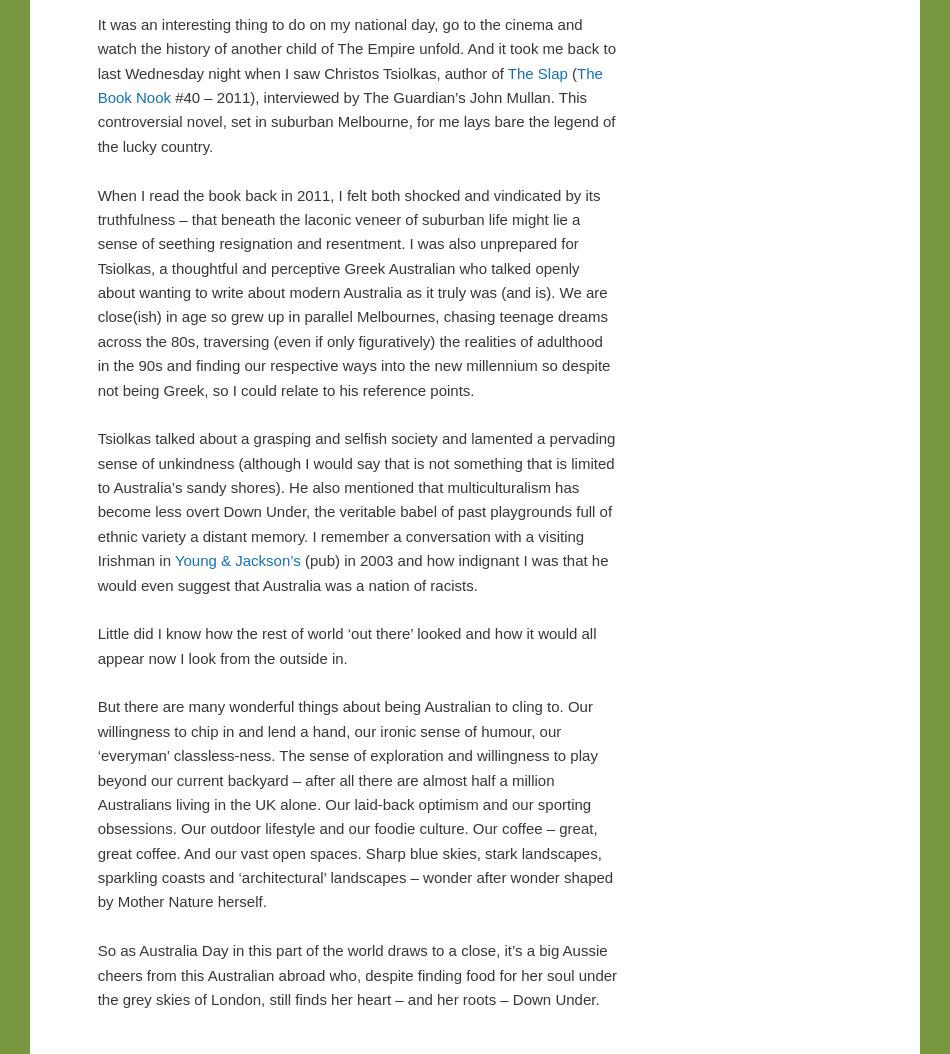  What do you see at coordinates (96, 827) in the screenshot?
I see `'Our laid-back optimism and our sporting obsessions. Our outdoor lifestyle and our foodie culture. Our coffee – great, great coffee.'` at bounding box center [96, 827].